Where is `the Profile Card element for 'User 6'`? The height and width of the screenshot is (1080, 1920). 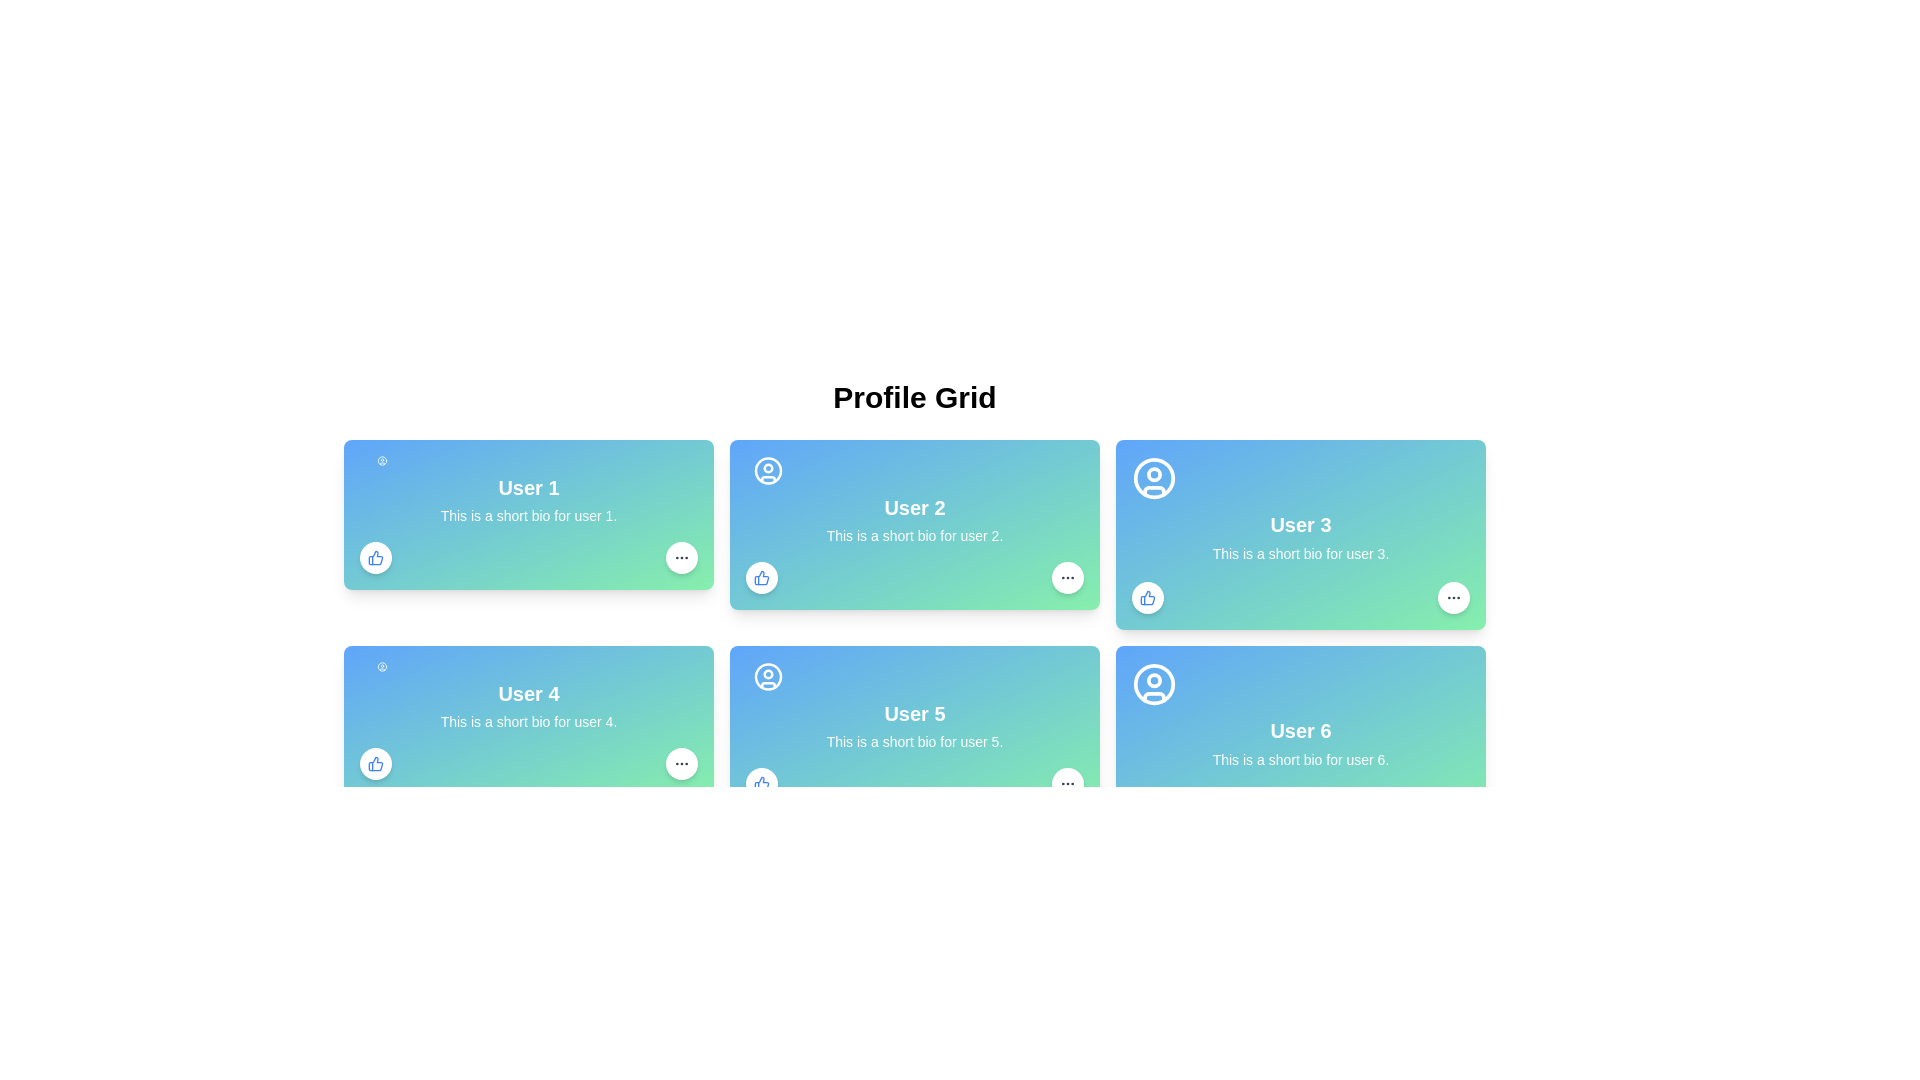 the Profile Card element for 'User 6' is located at coordinates (1300, 740).